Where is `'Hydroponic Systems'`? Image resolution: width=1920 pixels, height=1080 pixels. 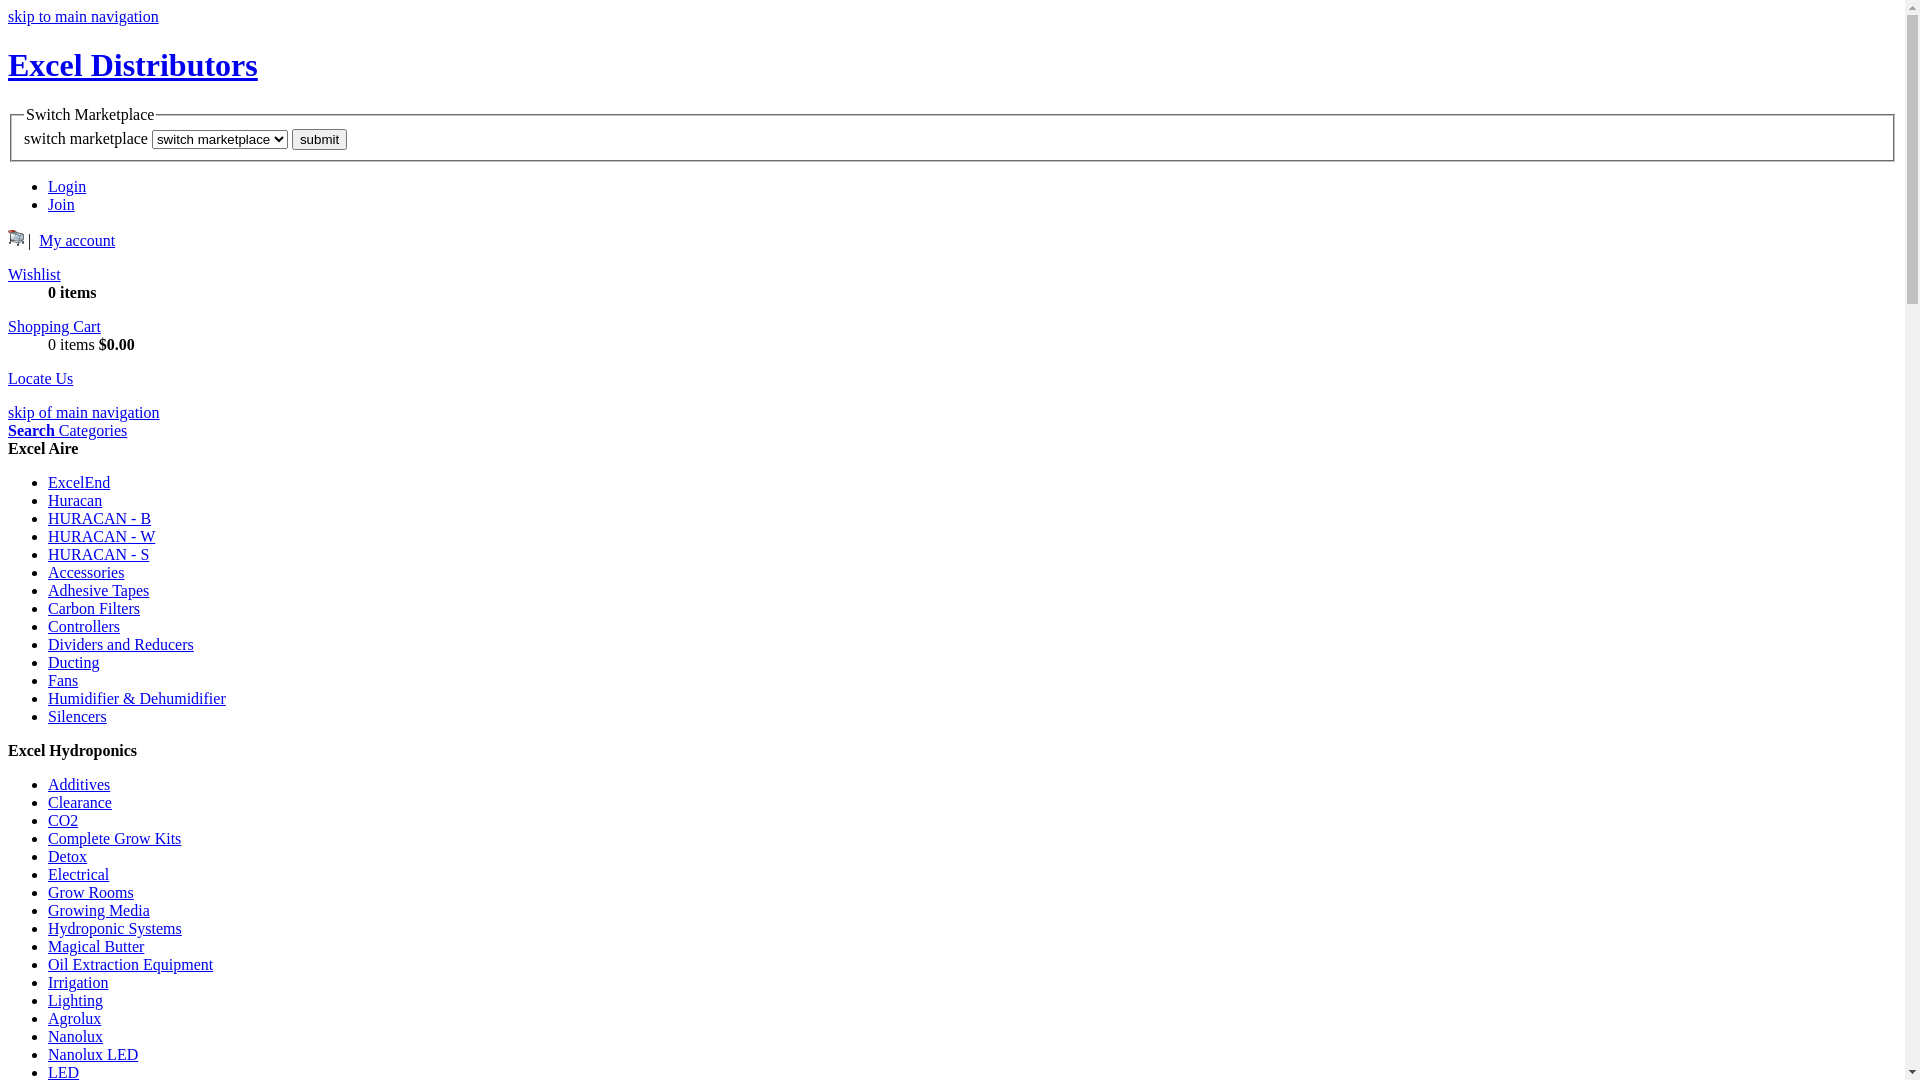
'Hydroponic Systems' is located at coordinates (114, 928).